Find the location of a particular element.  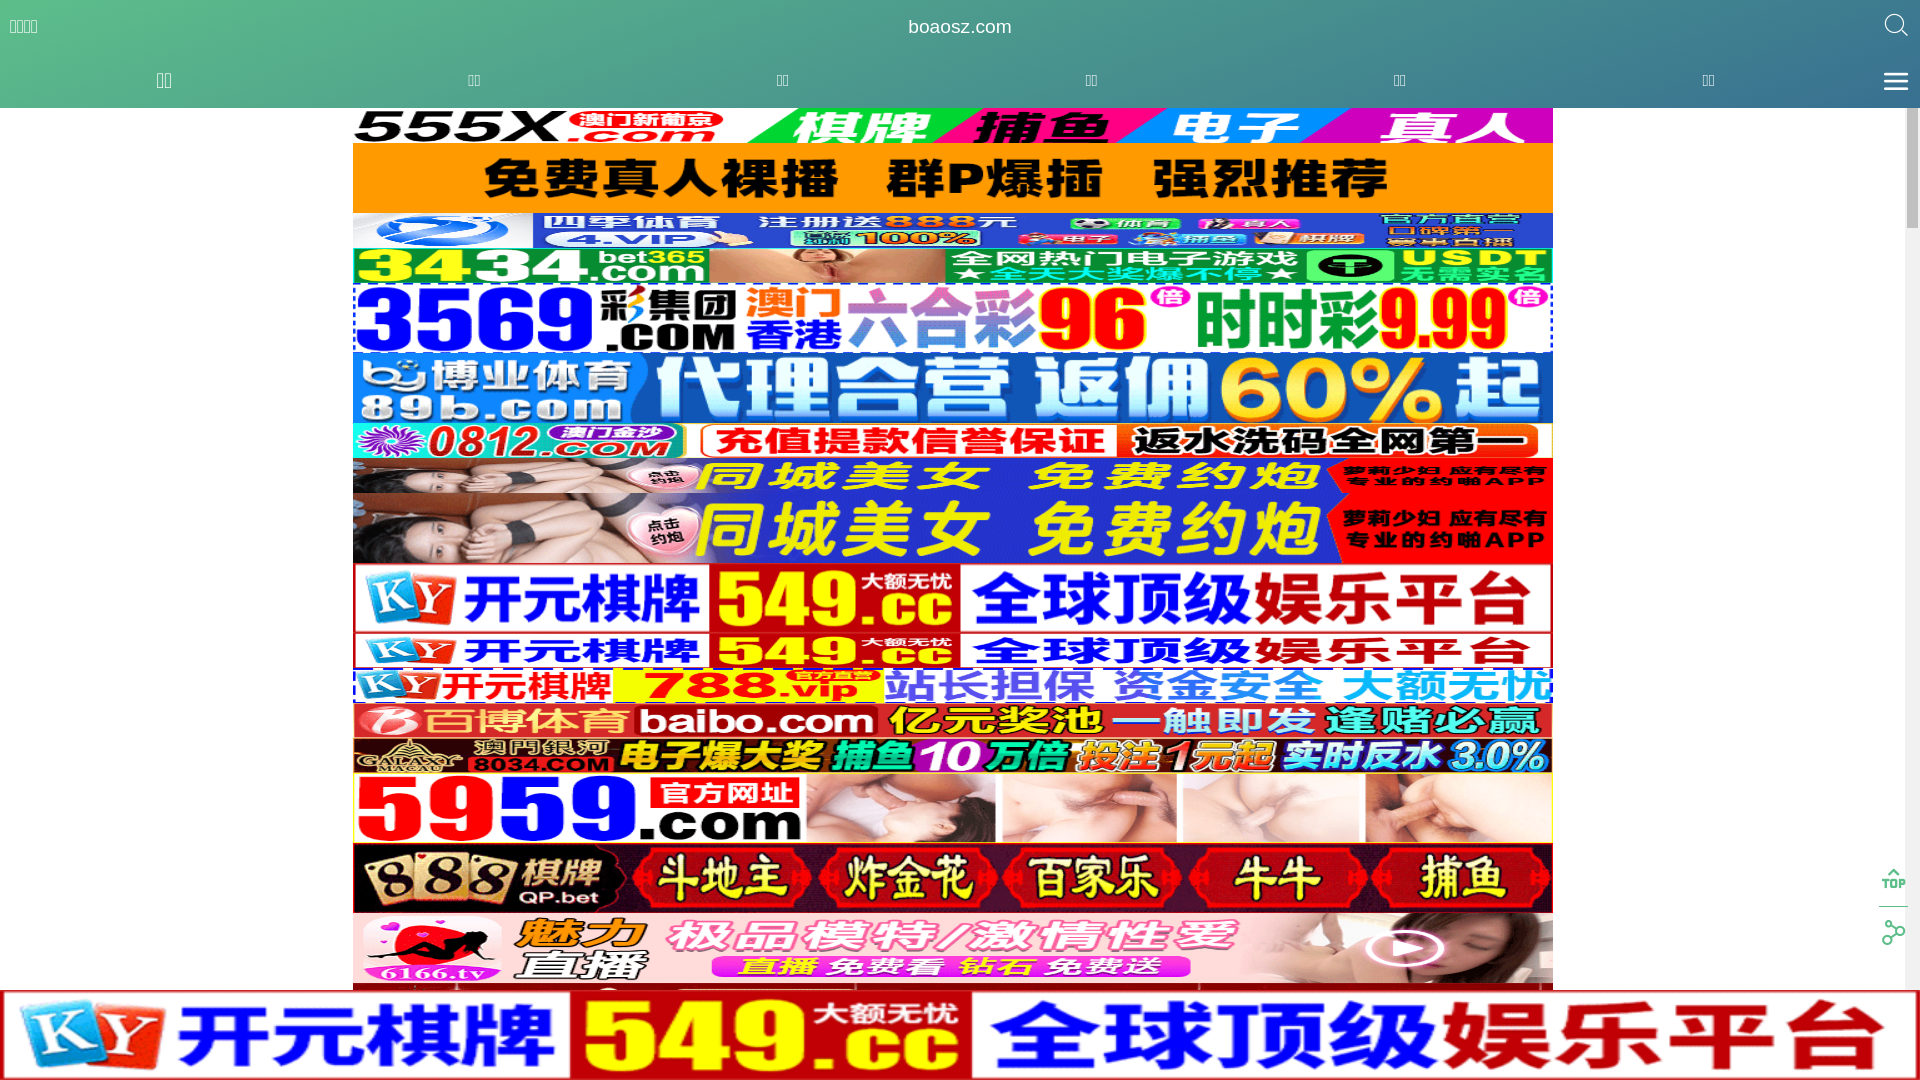

'boaosz.com' is located at coordinates (958, 27).